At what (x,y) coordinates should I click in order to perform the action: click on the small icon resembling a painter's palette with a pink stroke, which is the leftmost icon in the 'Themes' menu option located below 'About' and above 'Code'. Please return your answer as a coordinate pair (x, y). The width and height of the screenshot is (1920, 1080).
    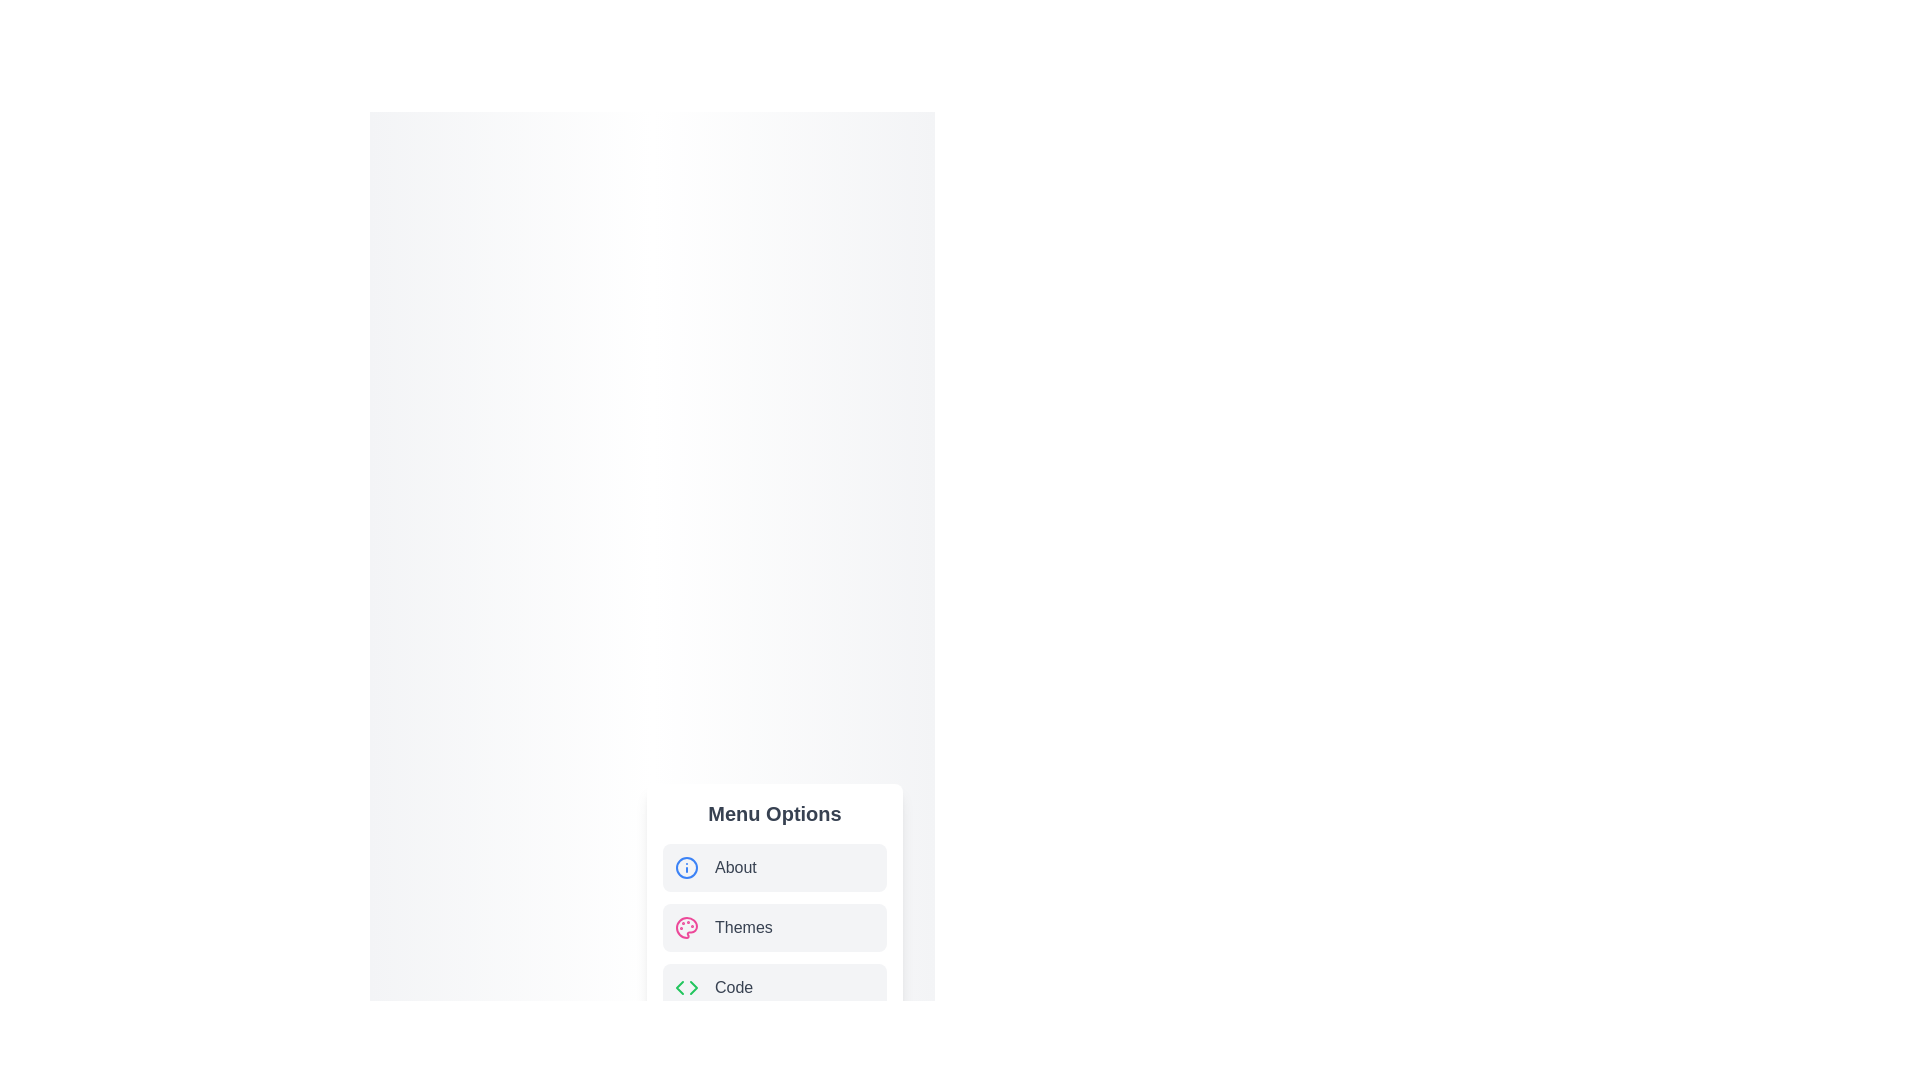
    Looking at the image, I should click on (686, 928).